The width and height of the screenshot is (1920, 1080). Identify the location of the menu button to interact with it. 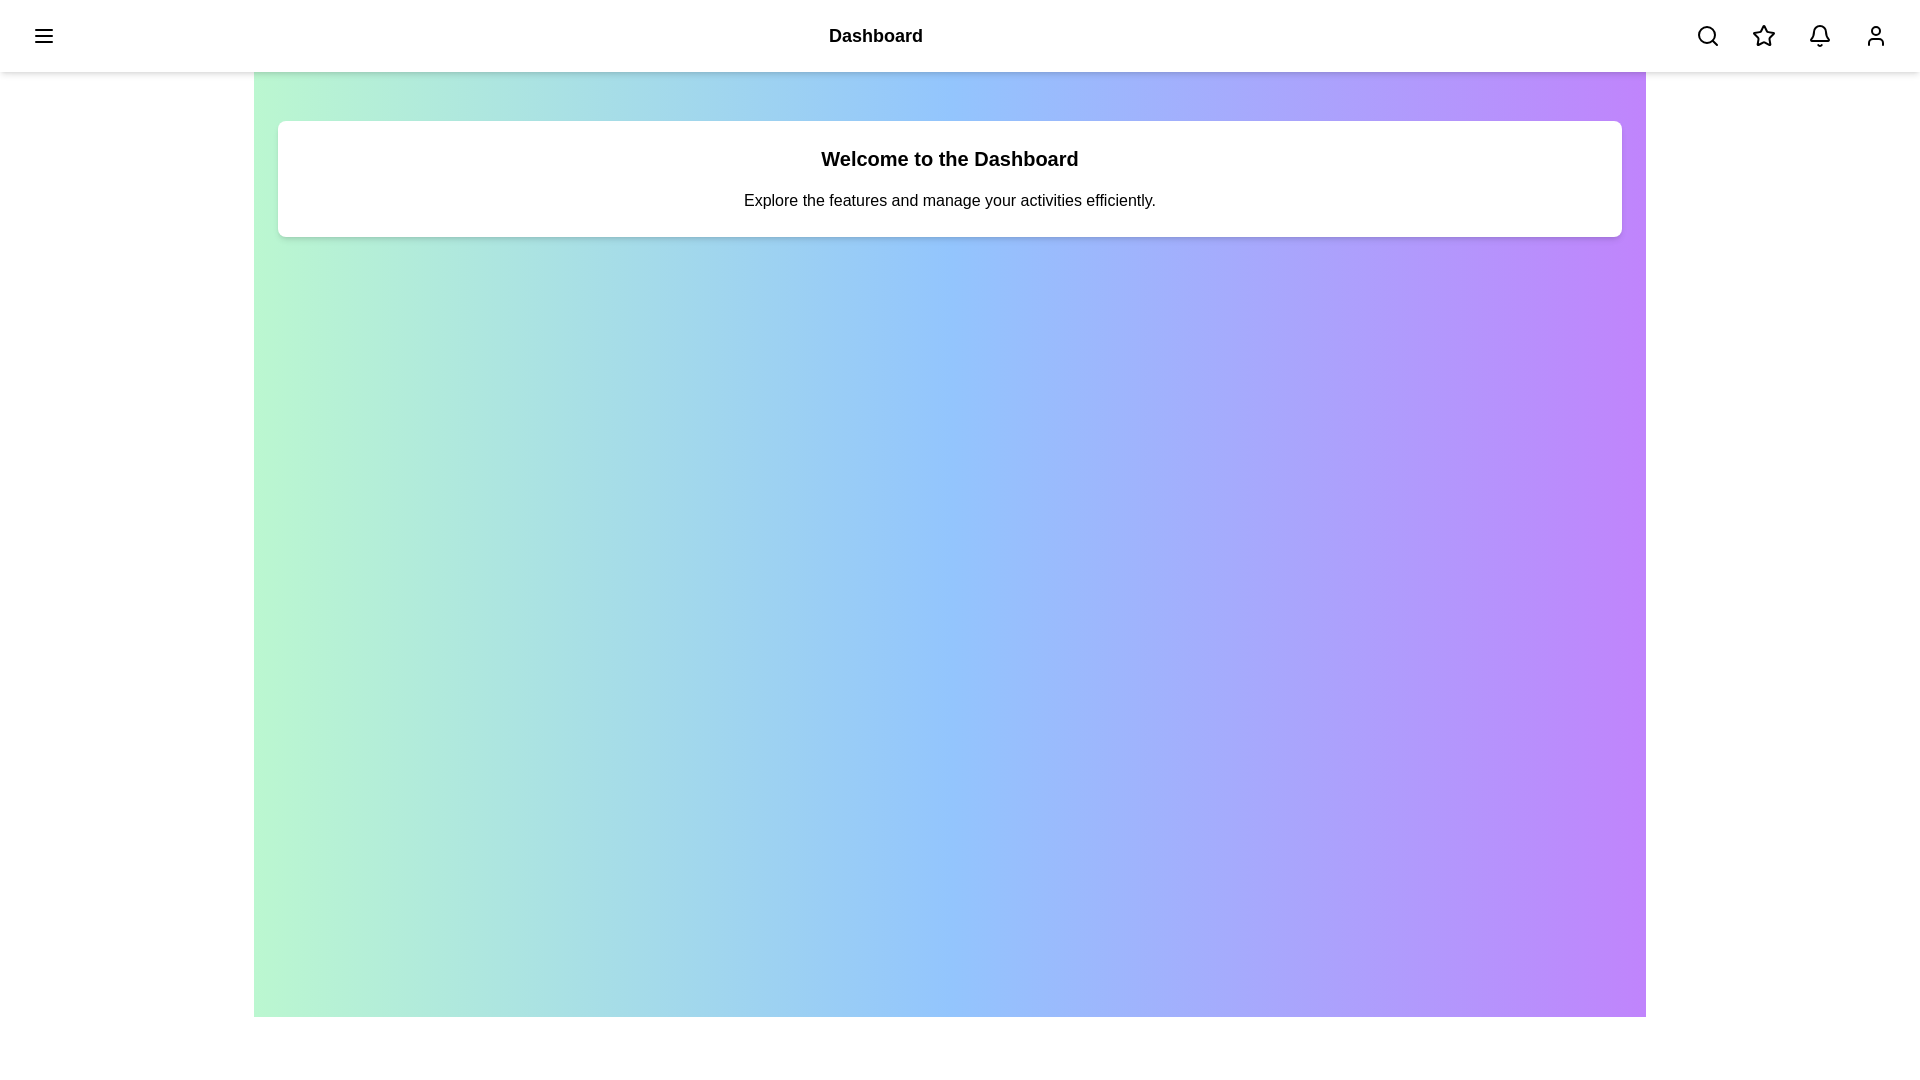
(43, 35).